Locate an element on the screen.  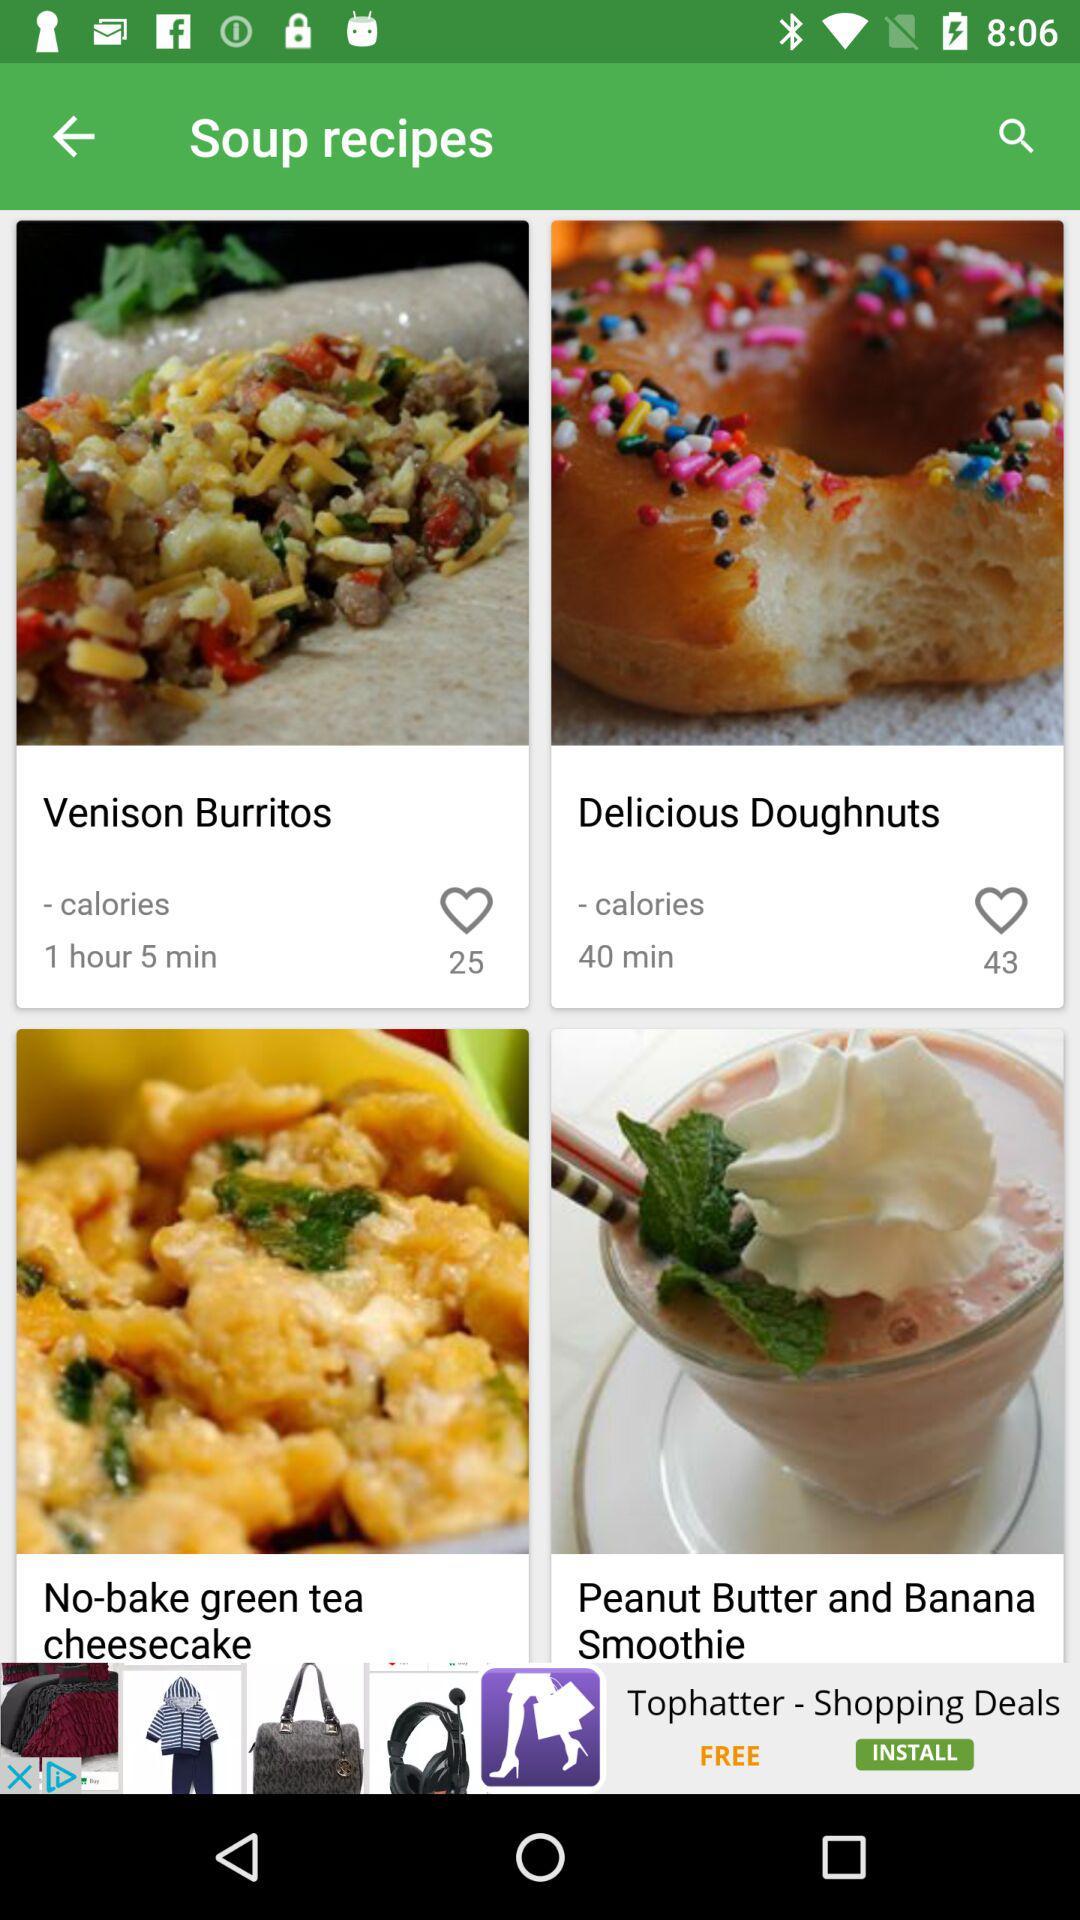
image which is at top right is located at coordinates (806, 483).